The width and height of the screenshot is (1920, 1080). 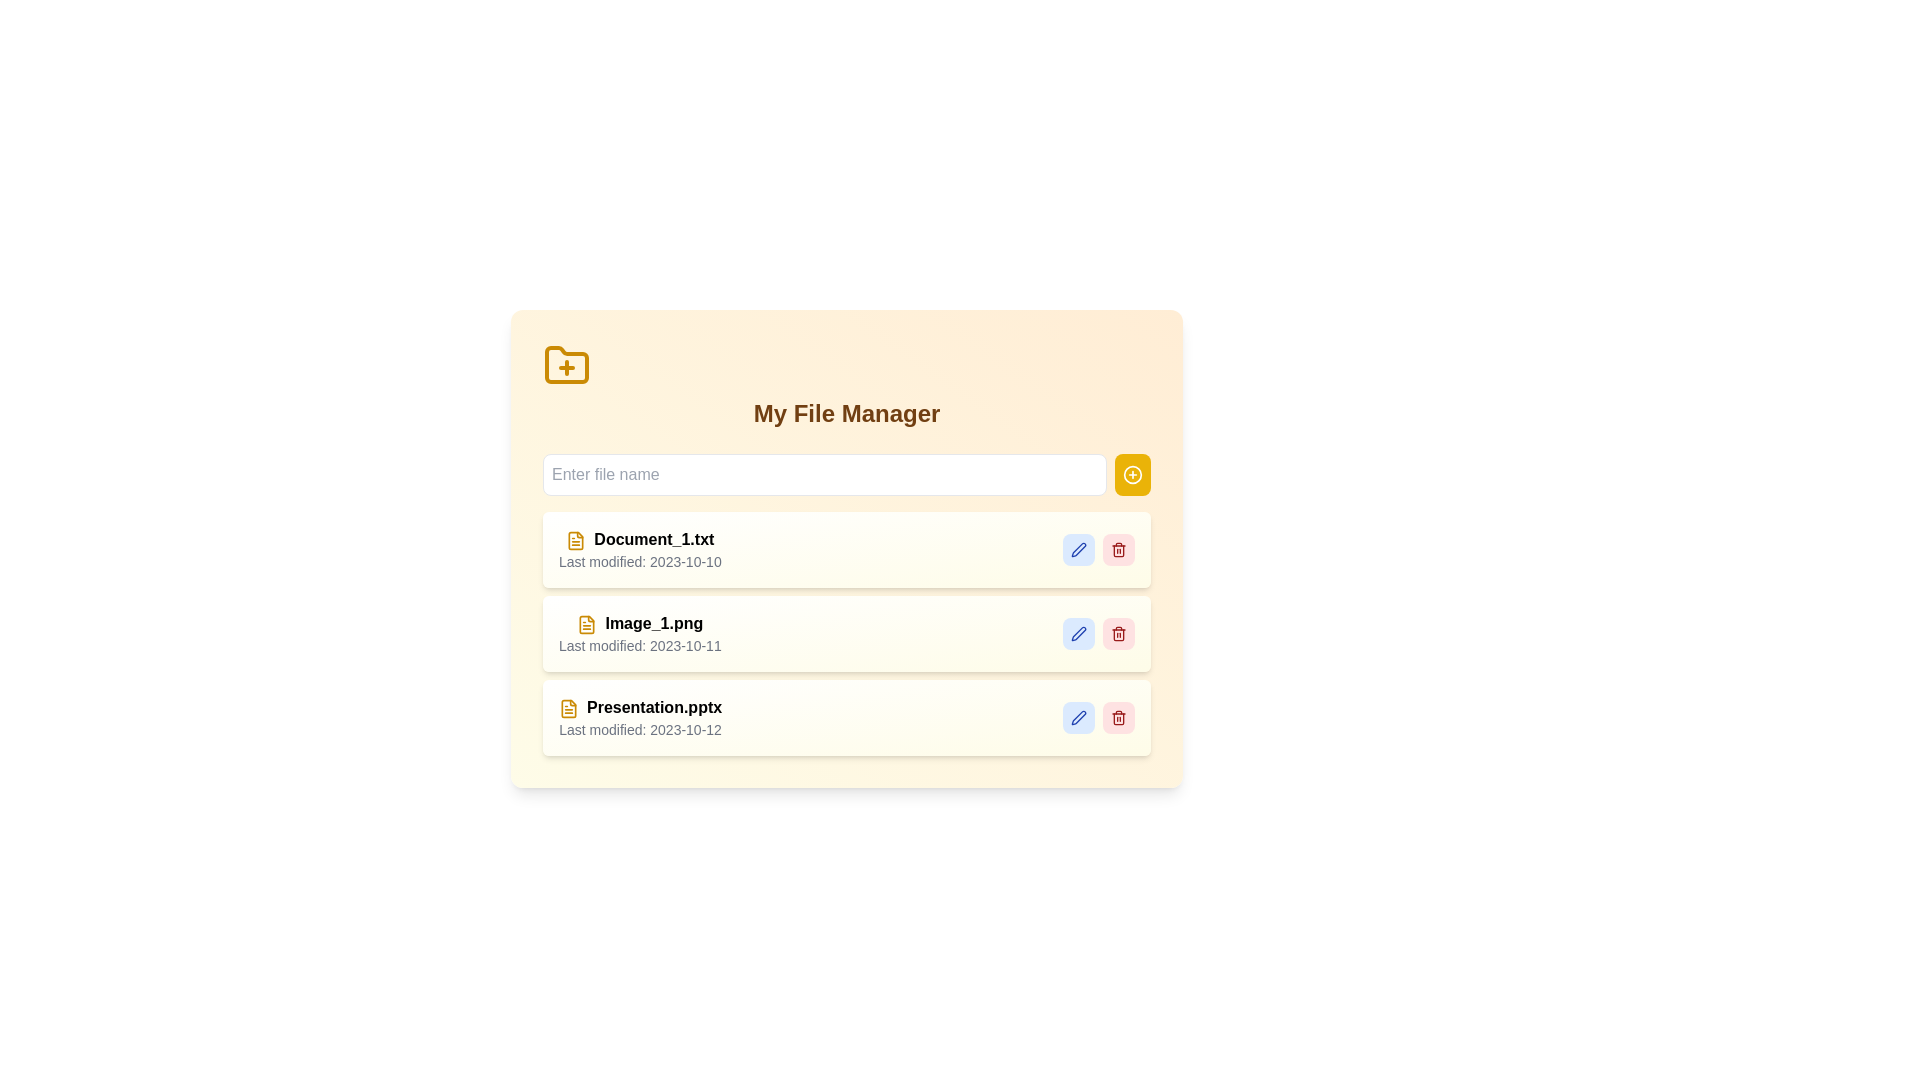 I want to click on the yellow-themed SVG document icon located to the immediate left of the text 'Image_1.png' in the file manager interface, so click(x=586, y=623).